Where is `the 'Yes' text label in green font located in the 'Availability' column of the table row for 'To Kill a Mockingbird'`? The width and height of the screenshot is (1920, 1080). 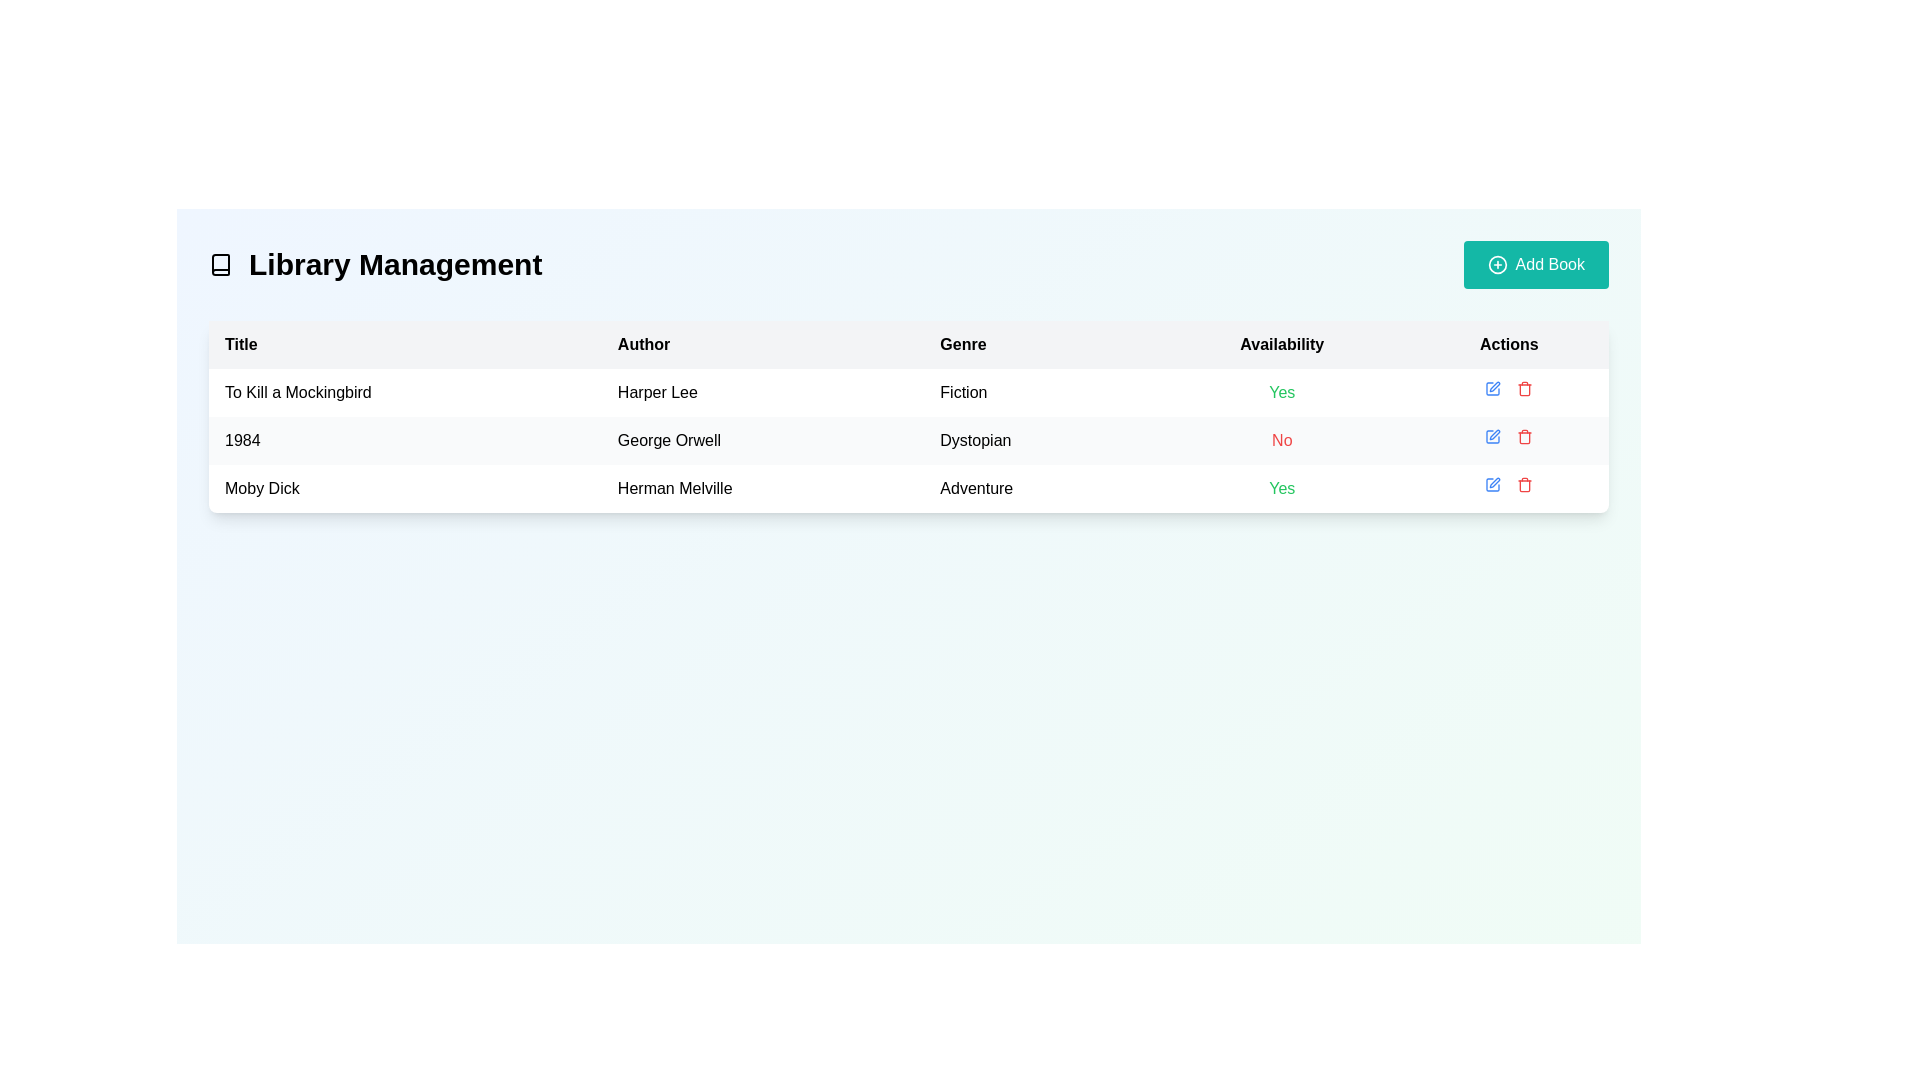
the 'Yes' text label in green font located in the 'Availability' column of the table row for 'To Kill a Mockingbird' is located at coordinates (1282, 393).